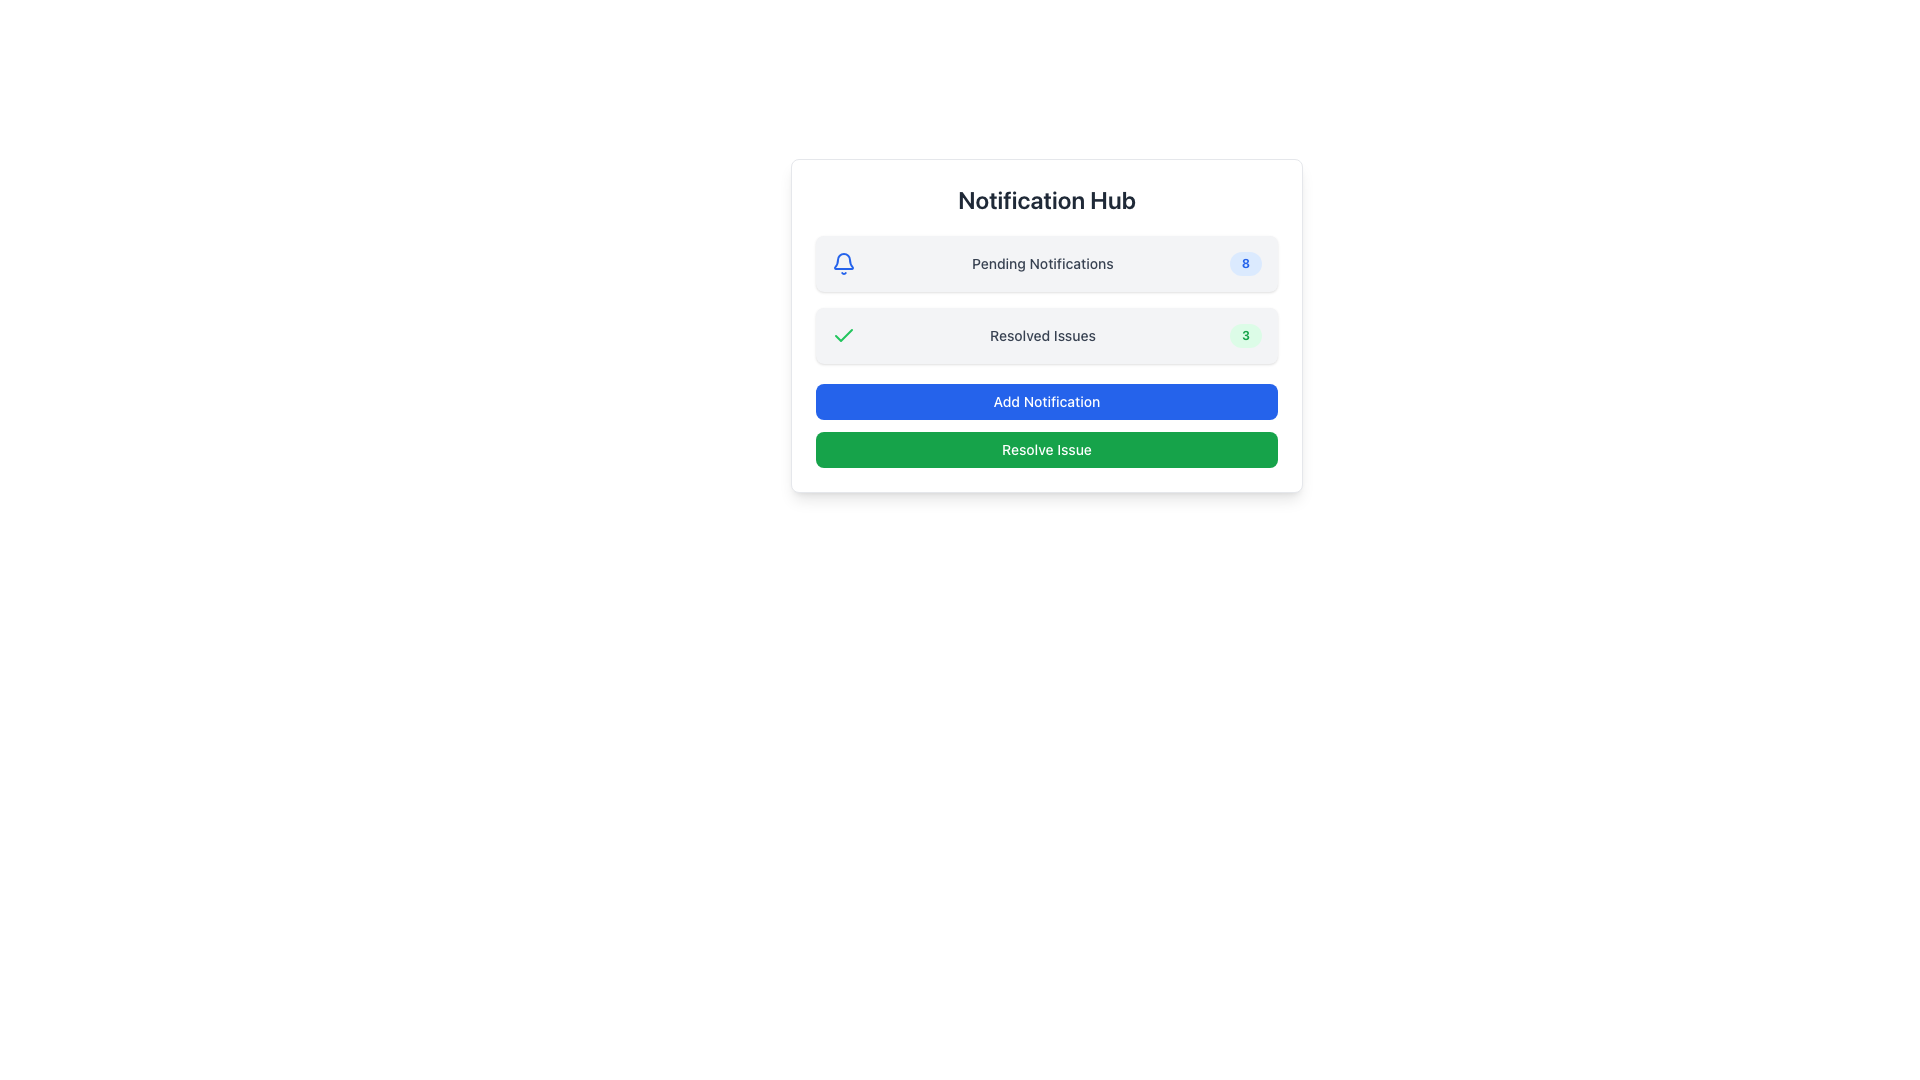  I want to click on the small circular badge with a light green background and bold green text displaying the number '3', located at the top-right corner within the 'Resolved Issues' section, so click(1244, 334).